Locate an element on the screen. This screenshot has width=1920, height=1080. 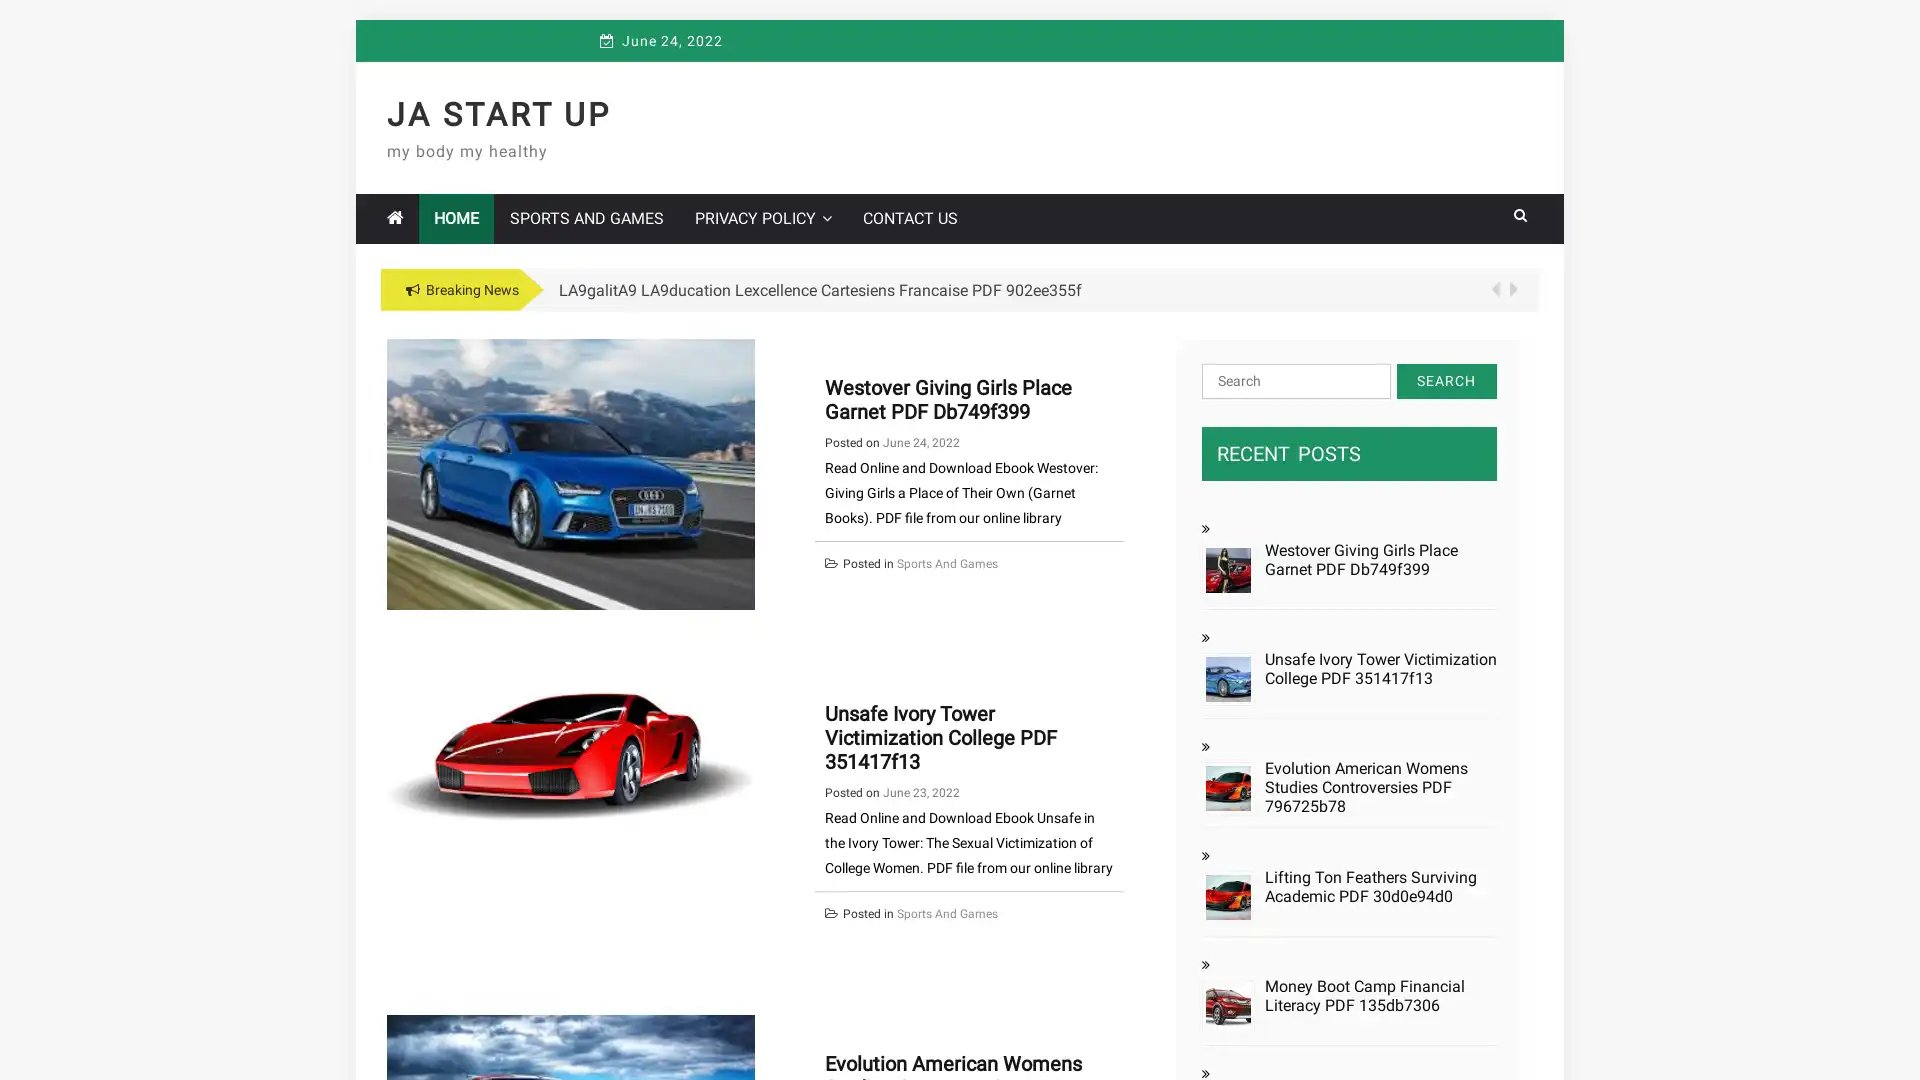
Search is located at coordinates (1445, 380).